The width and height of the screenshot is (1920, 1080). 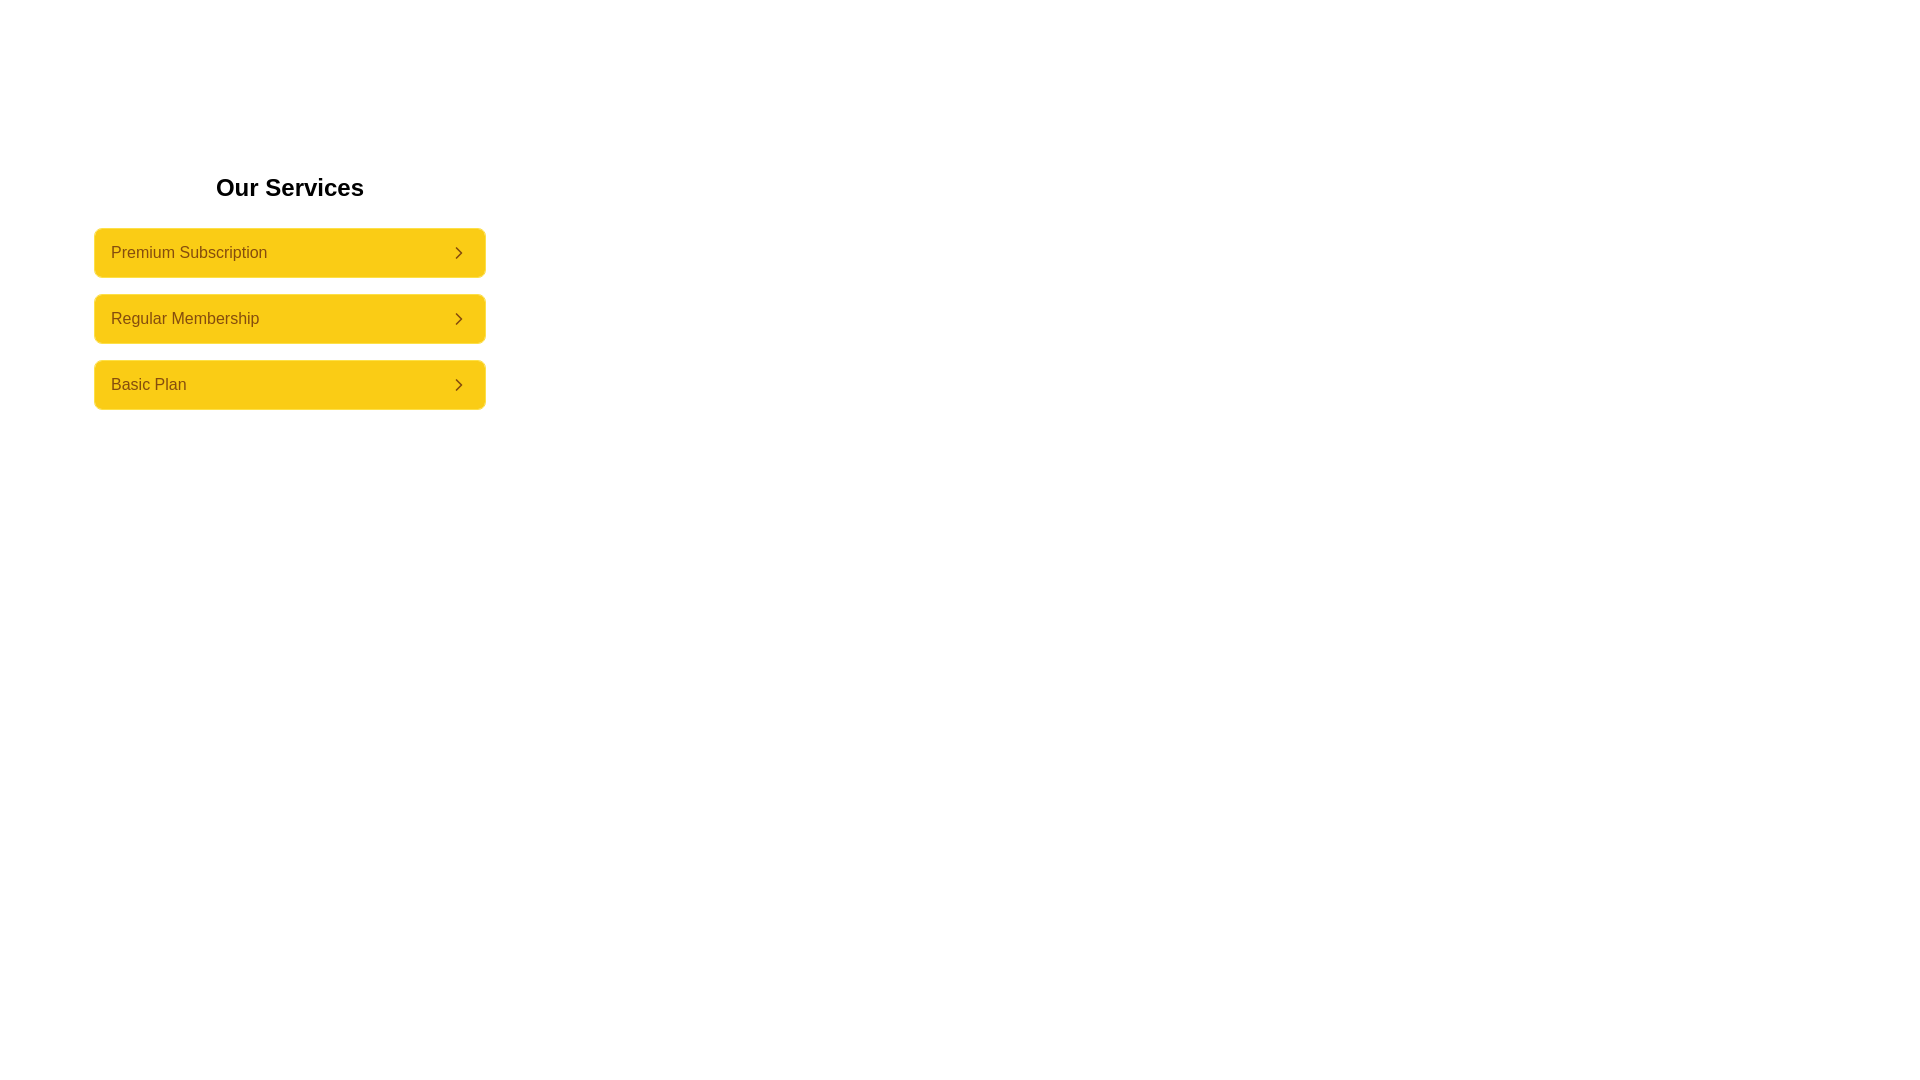 I want to click on the chevron icon located at the mid-right portion of the 'Regular Membership' button, so click(x=458, y=318).